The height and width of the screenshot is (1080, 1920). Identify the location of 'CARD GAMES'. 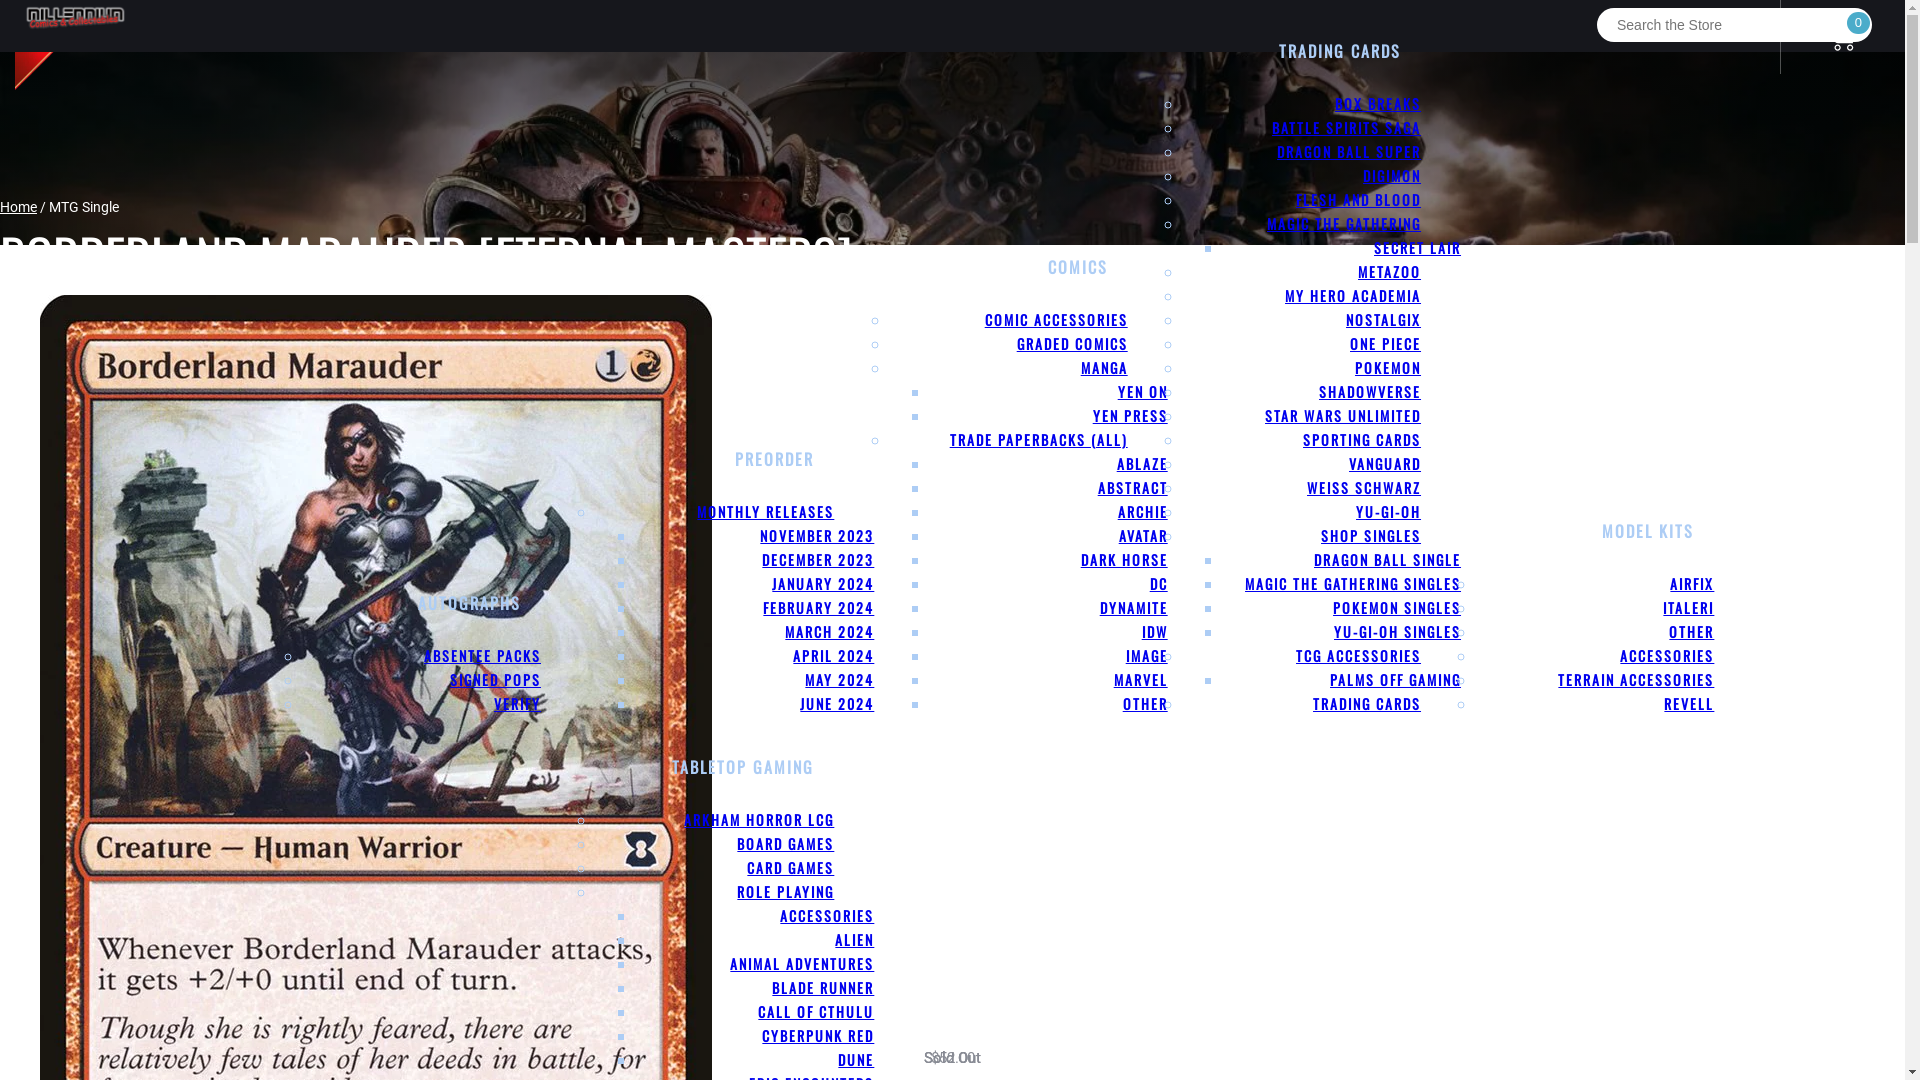
(789, 866).